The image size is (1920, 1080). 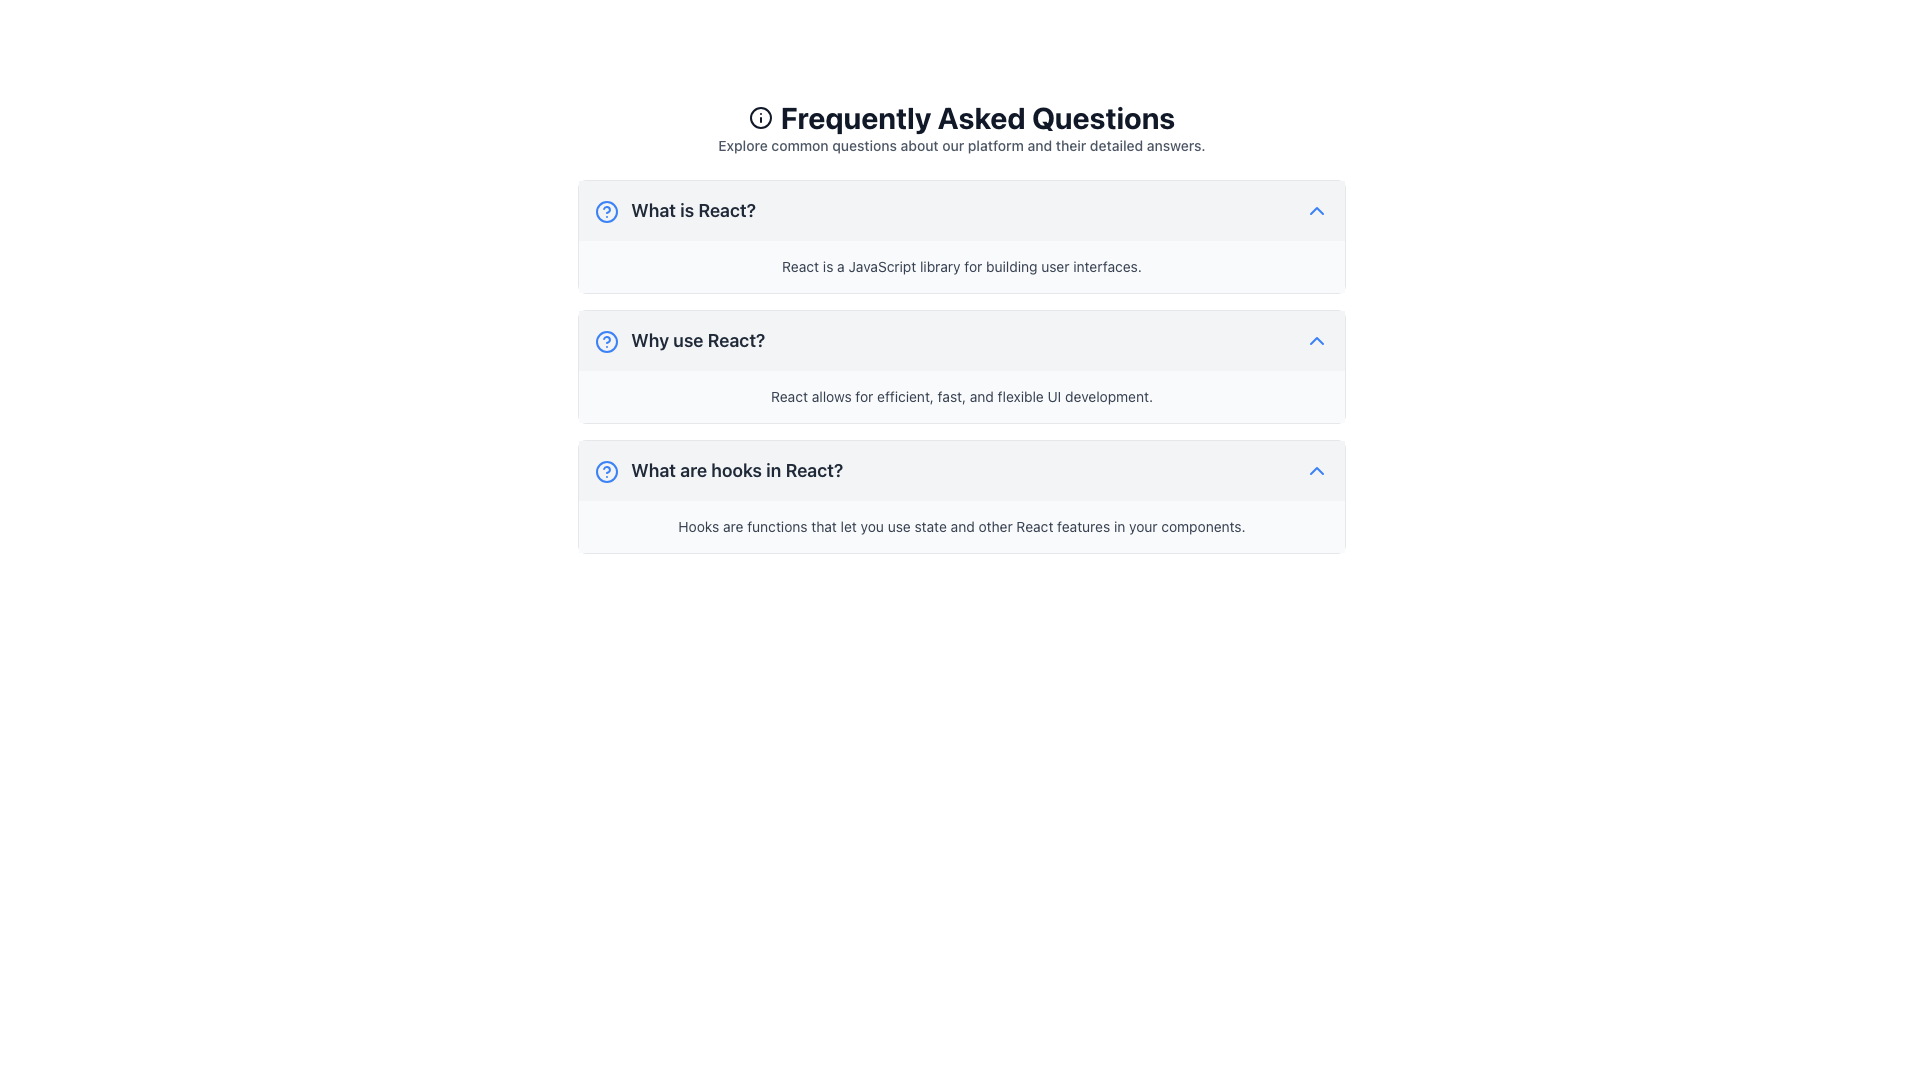 I want to click on the 'Why use React?' button in the FAQ interface, so click(x=961, y=339).